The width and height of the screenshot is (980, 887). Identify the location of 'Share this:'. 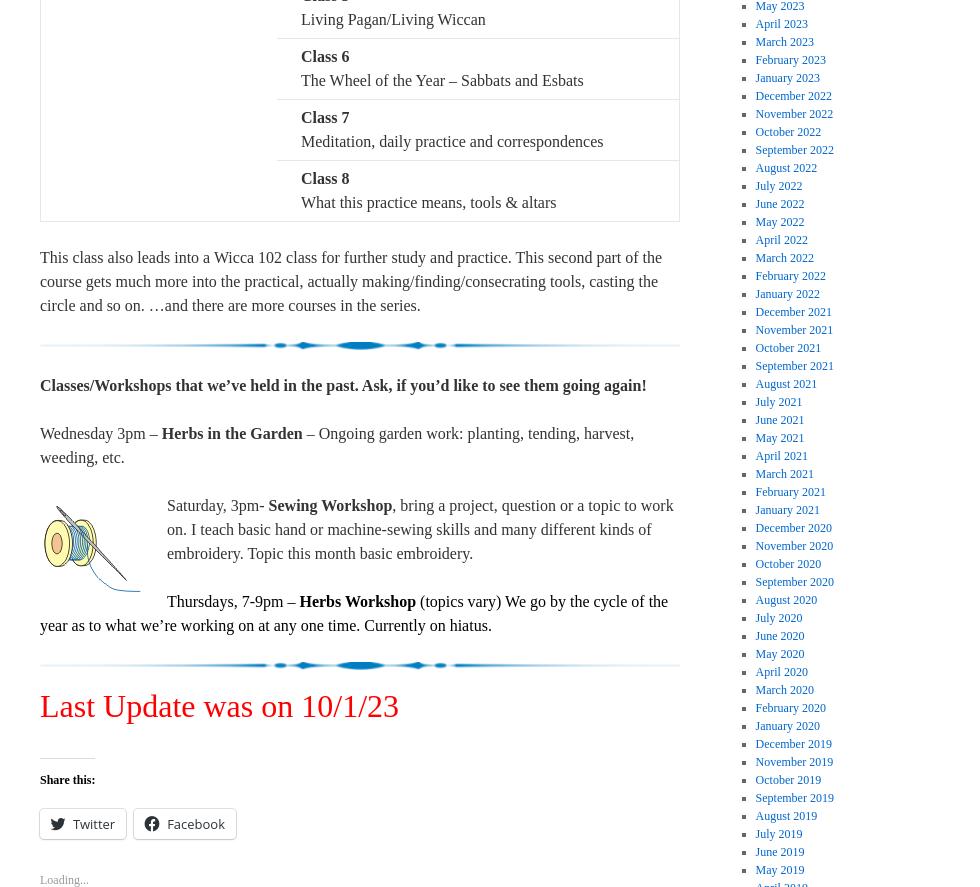
(67, 777).